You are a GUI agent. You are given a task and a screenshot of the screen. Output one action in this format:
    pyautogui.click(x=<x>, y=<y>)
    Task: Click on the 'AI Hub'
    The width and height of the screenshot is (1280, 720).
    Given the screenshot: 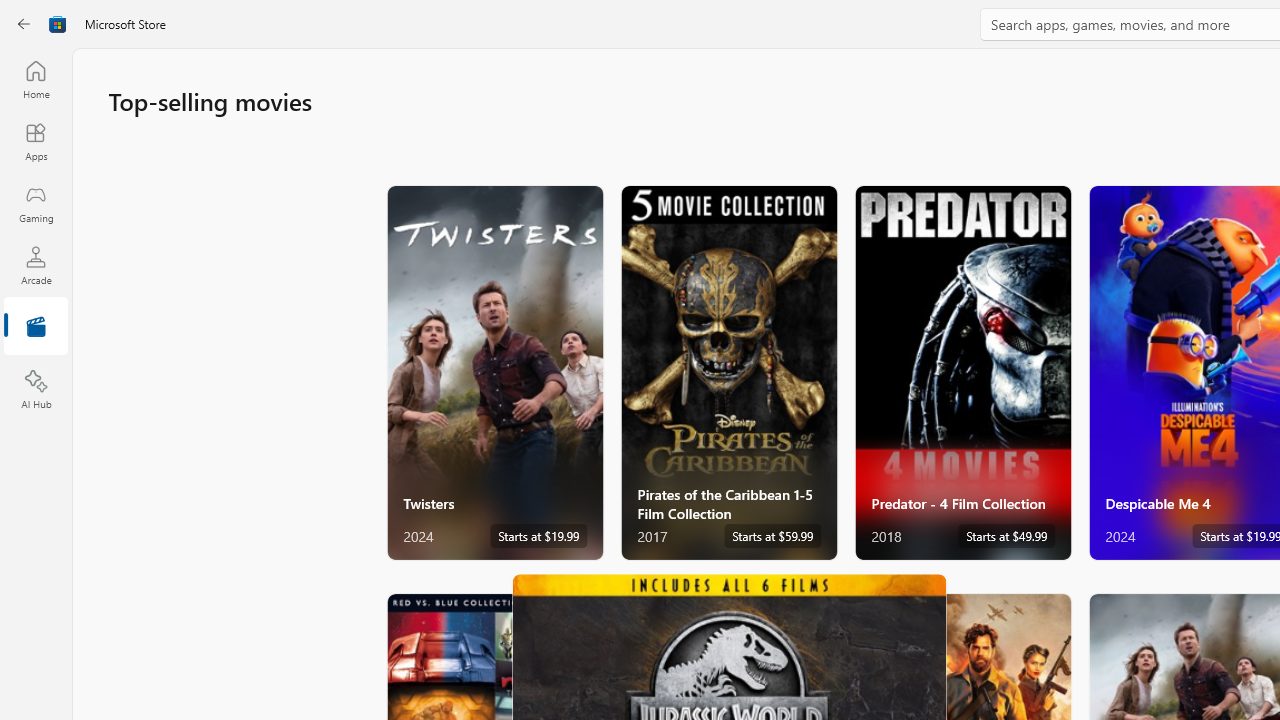 What is the action you would take?
    pyautogui.click(x=35, y=390)
    